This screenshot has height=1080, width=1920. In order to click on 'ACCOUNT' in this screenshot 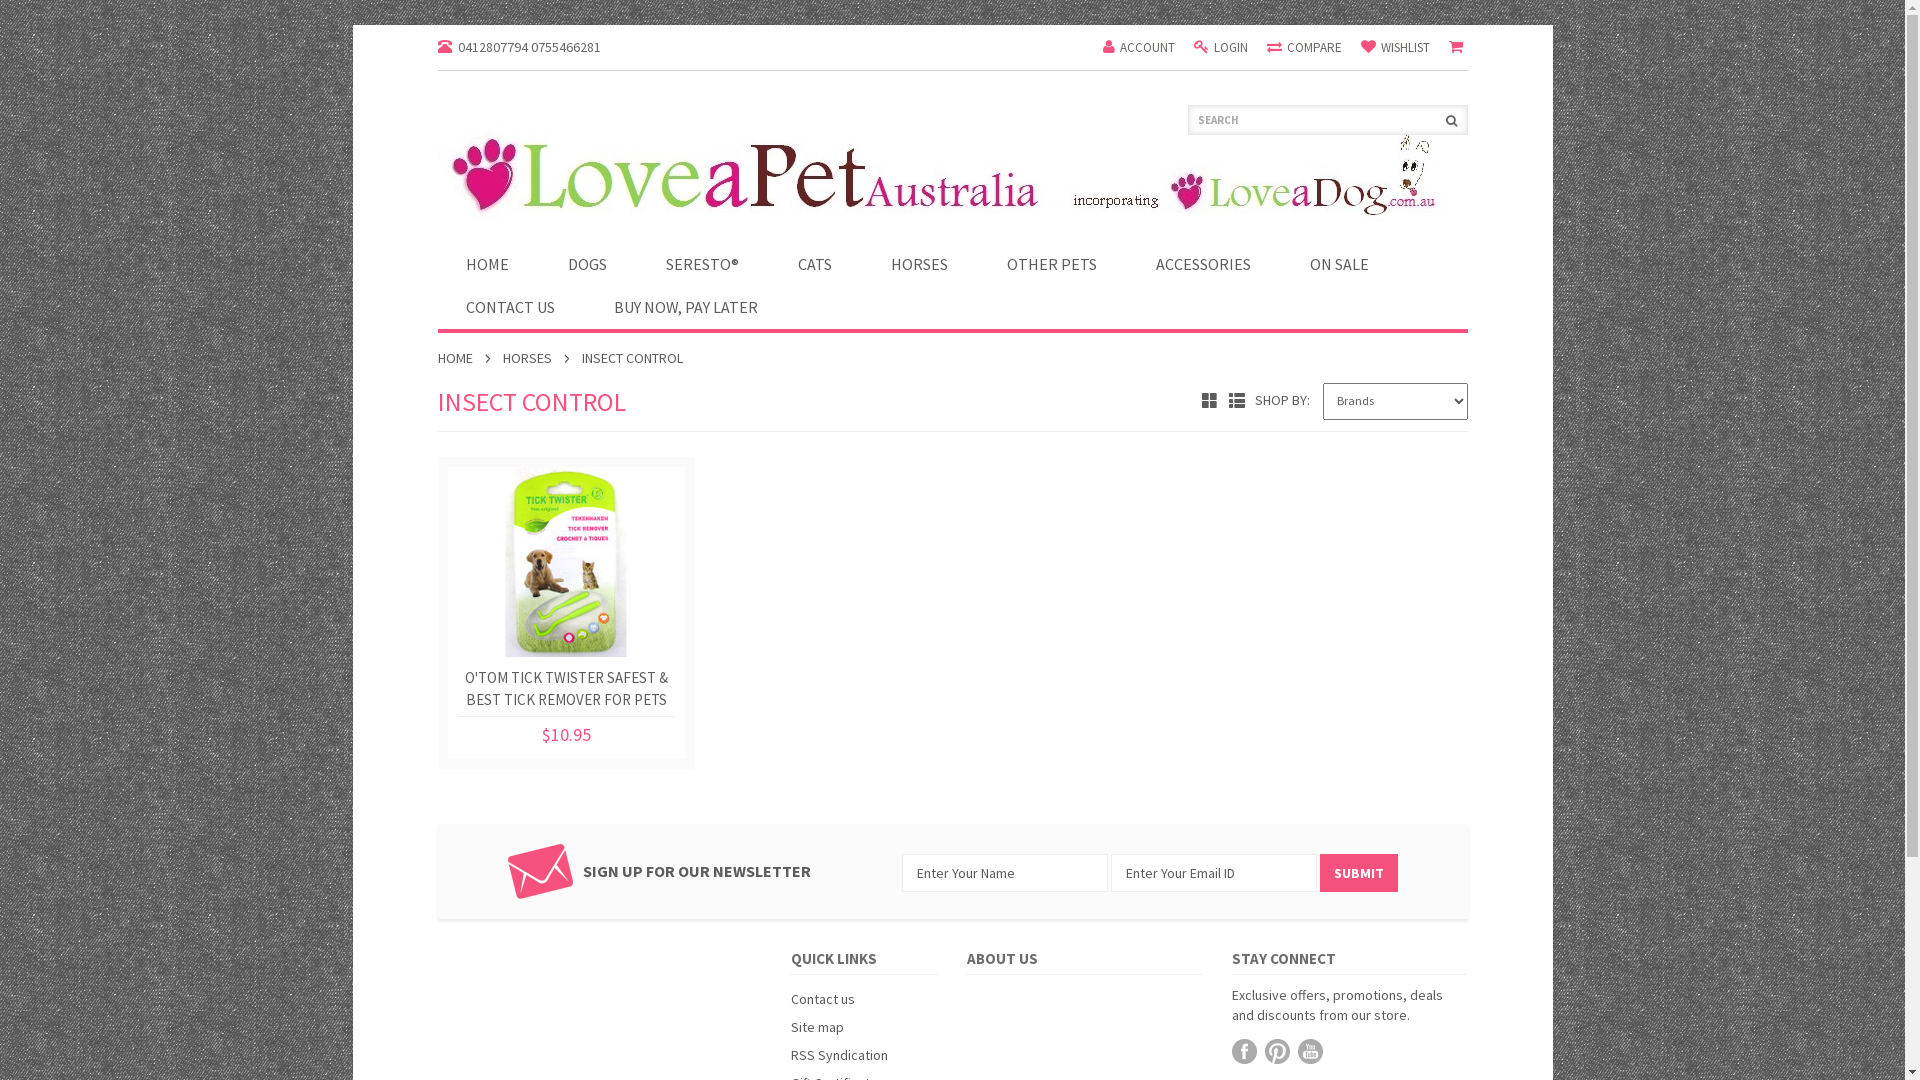, I will do `click(1101, 46)`.